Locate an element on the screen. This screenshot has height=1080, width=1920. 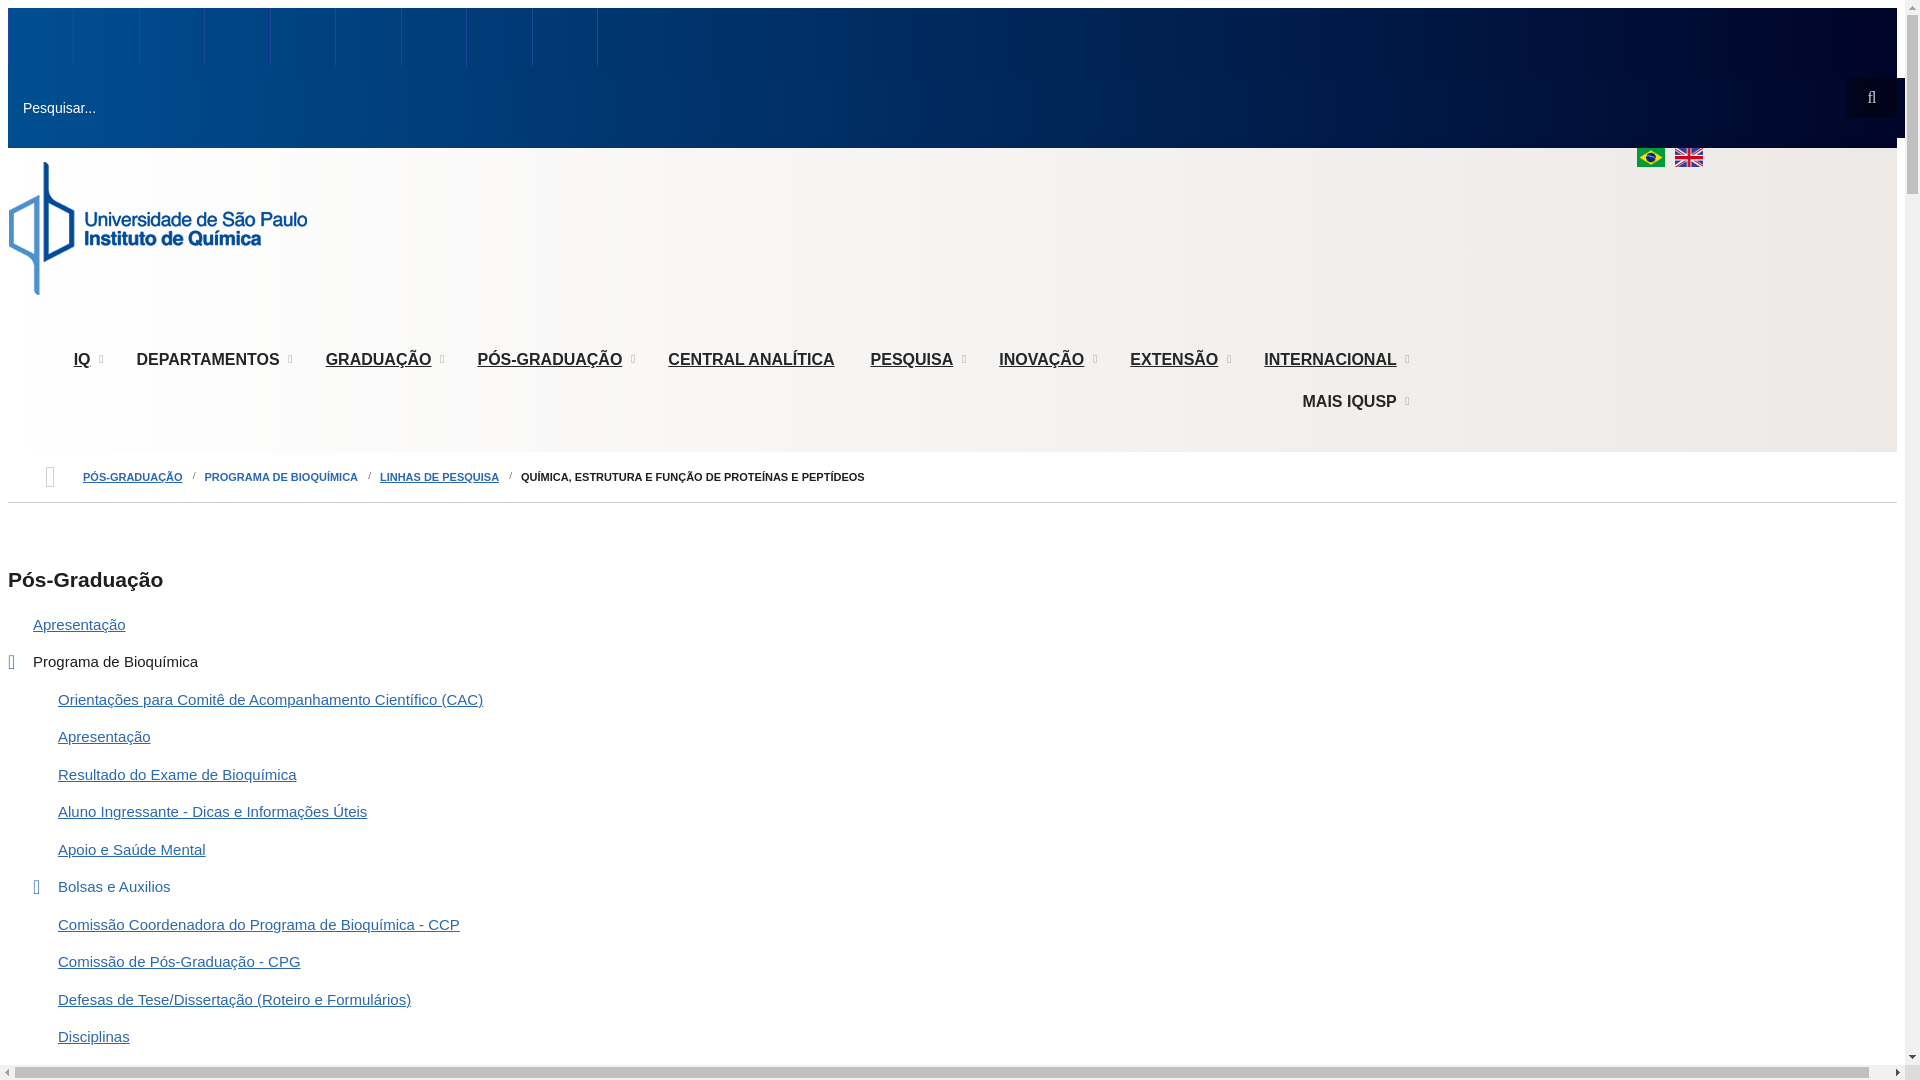
'DEPARTAMENTOS' is located at coordinates (213, 358).